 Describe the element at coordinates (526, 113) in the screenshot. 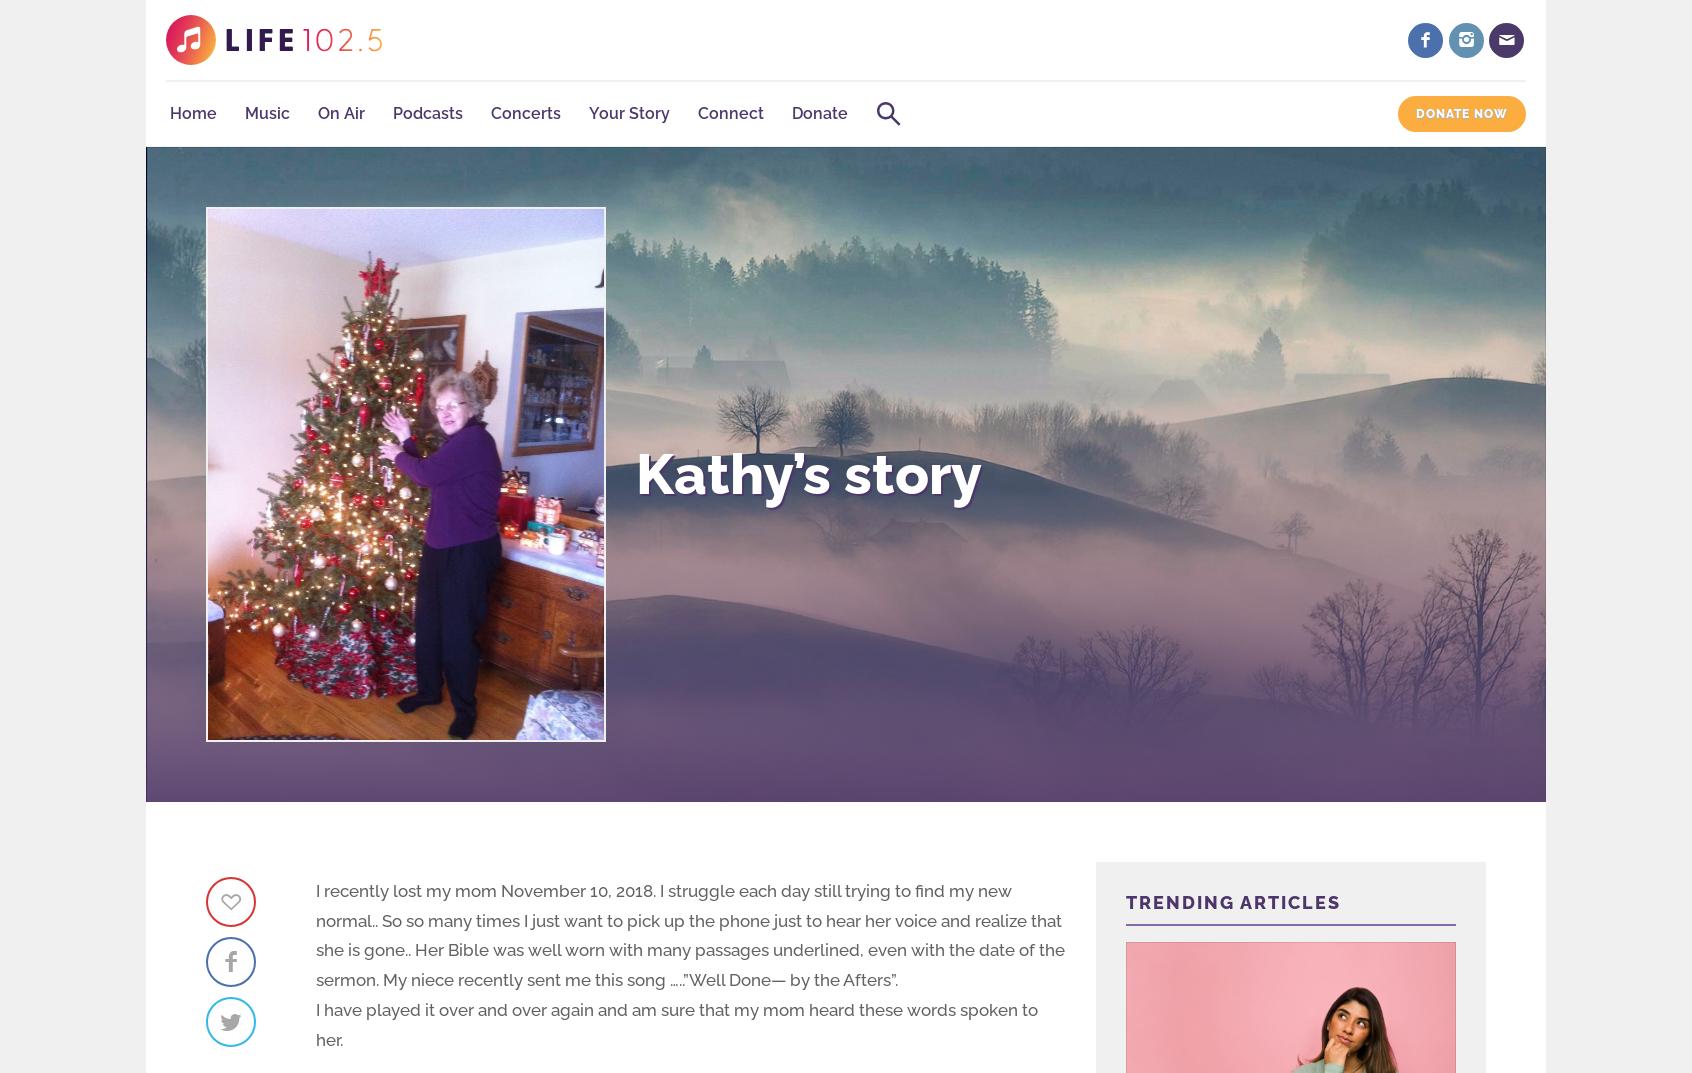

I see `'Concerts'` at that location.